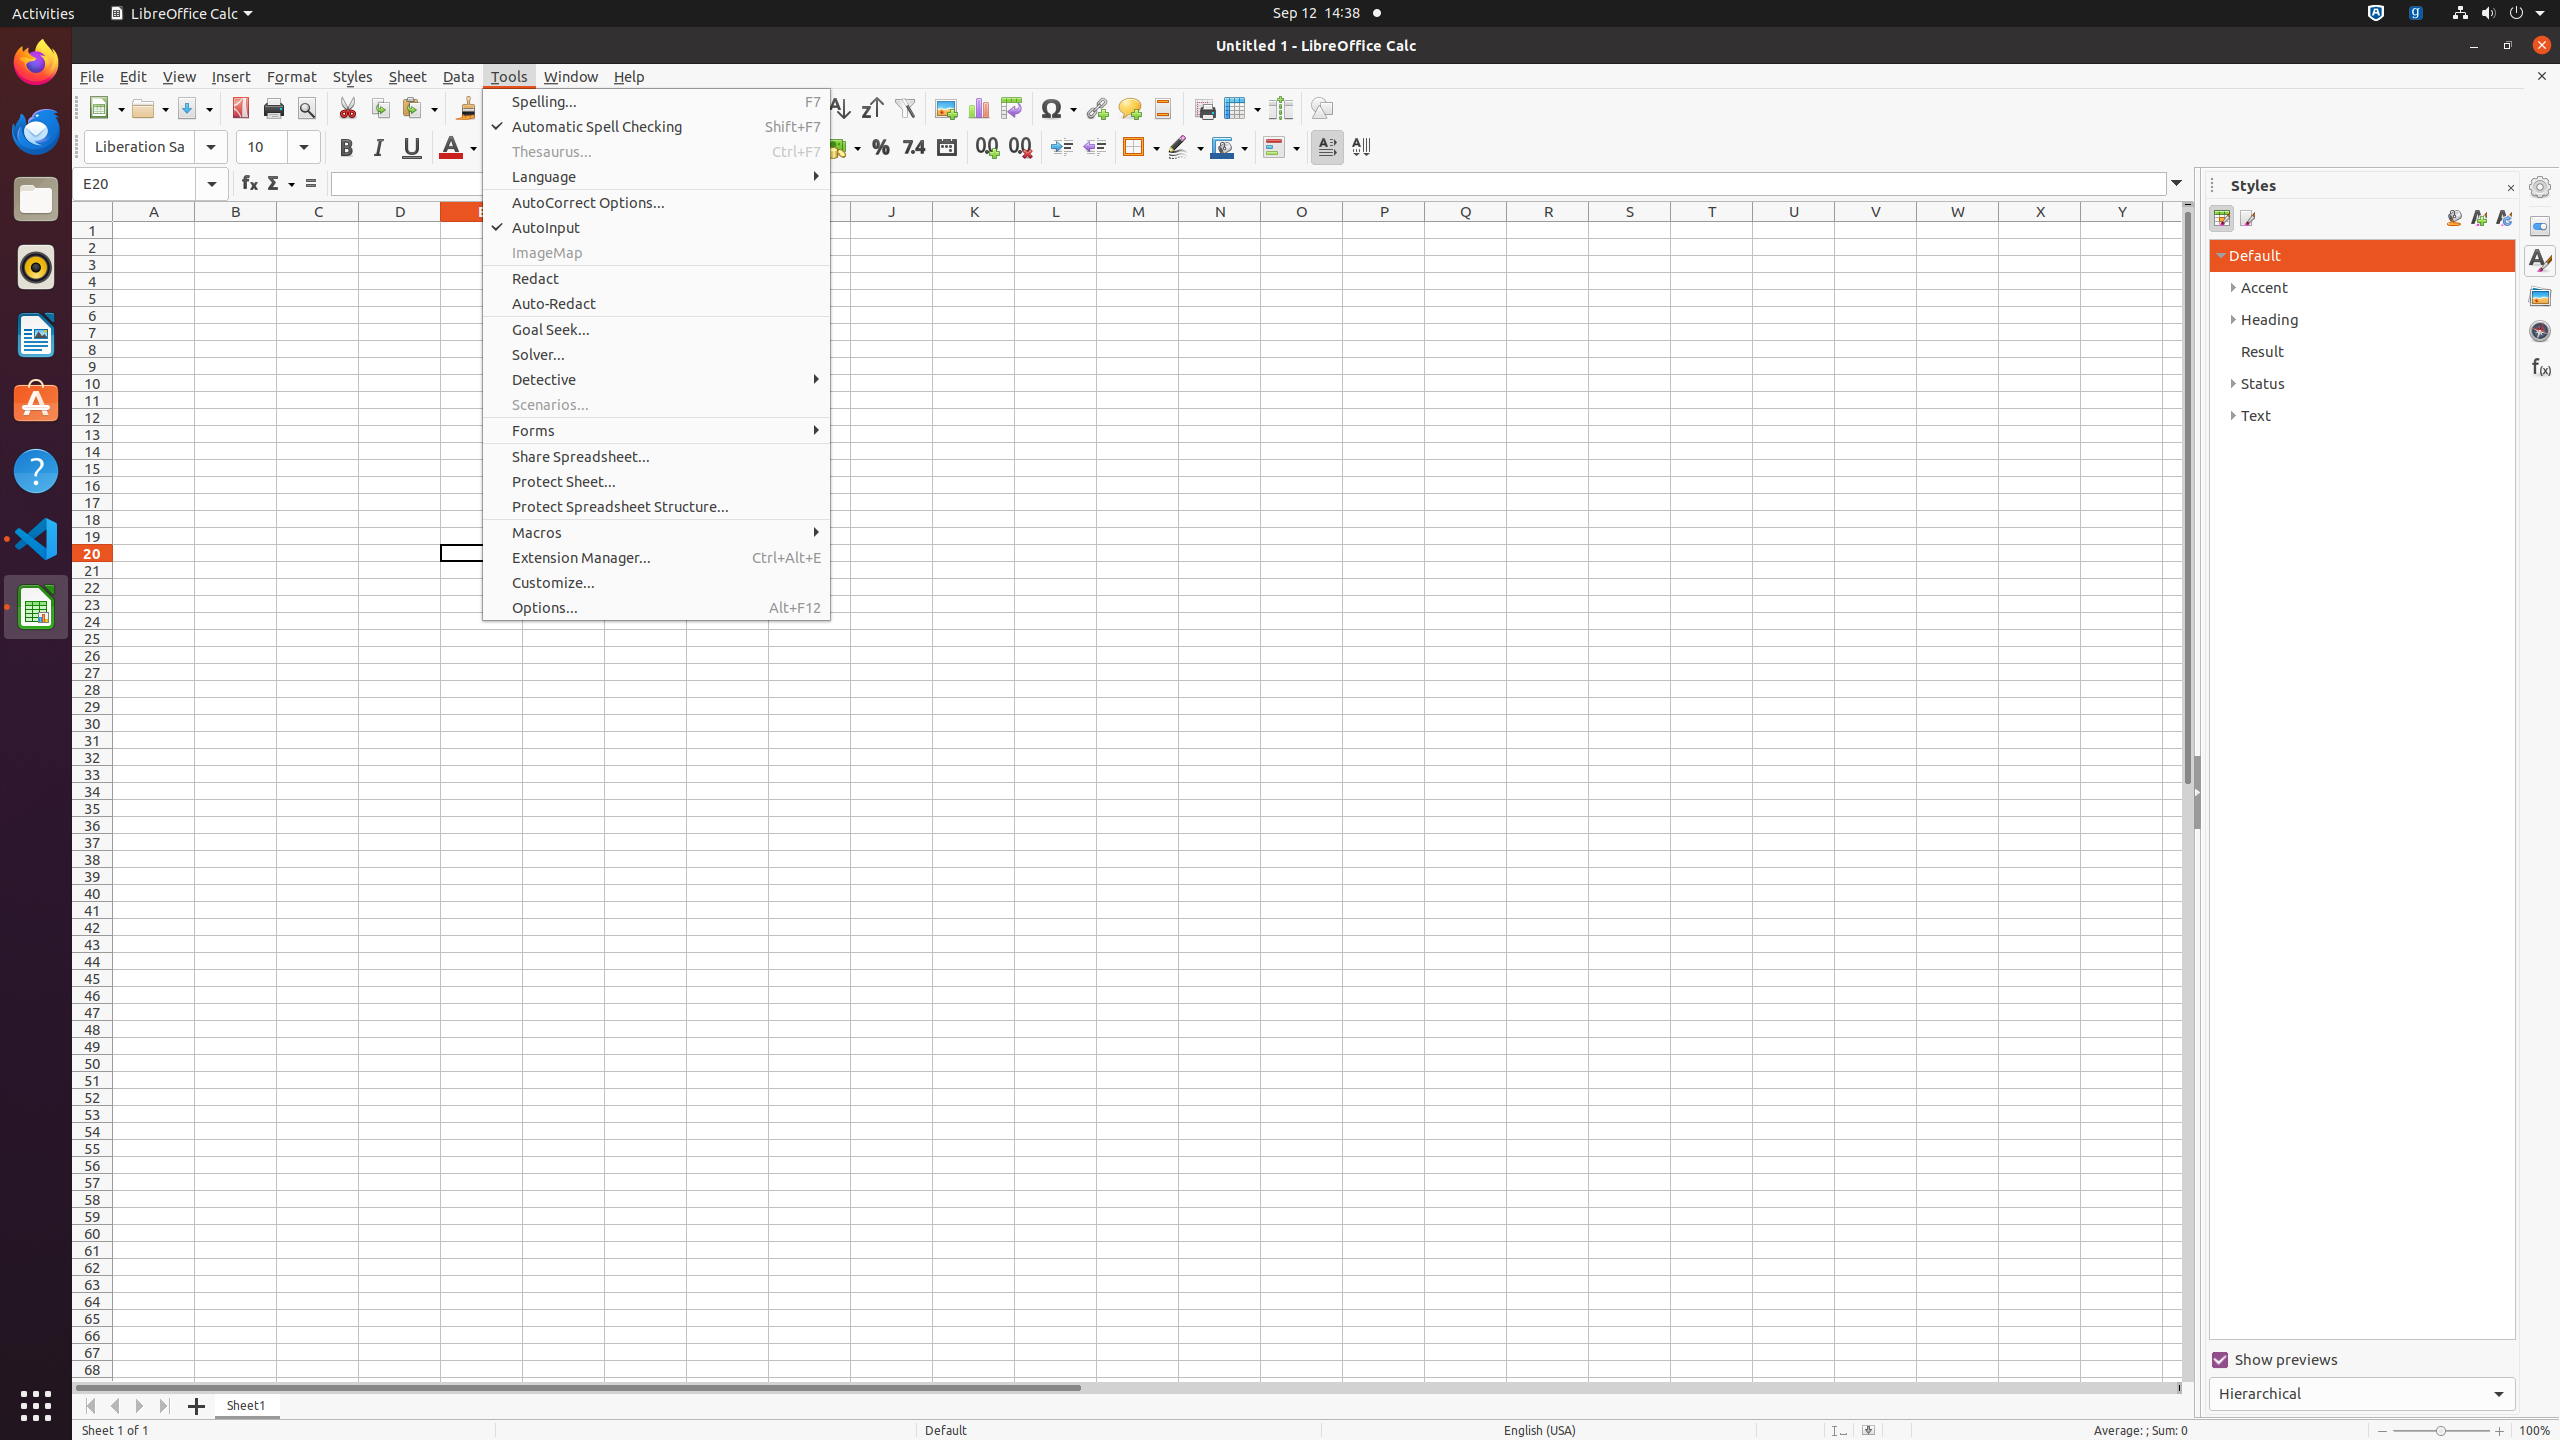 The image size is (2560, 1440). I want to click on 'LibreOffice Writer', so click(36, 333).